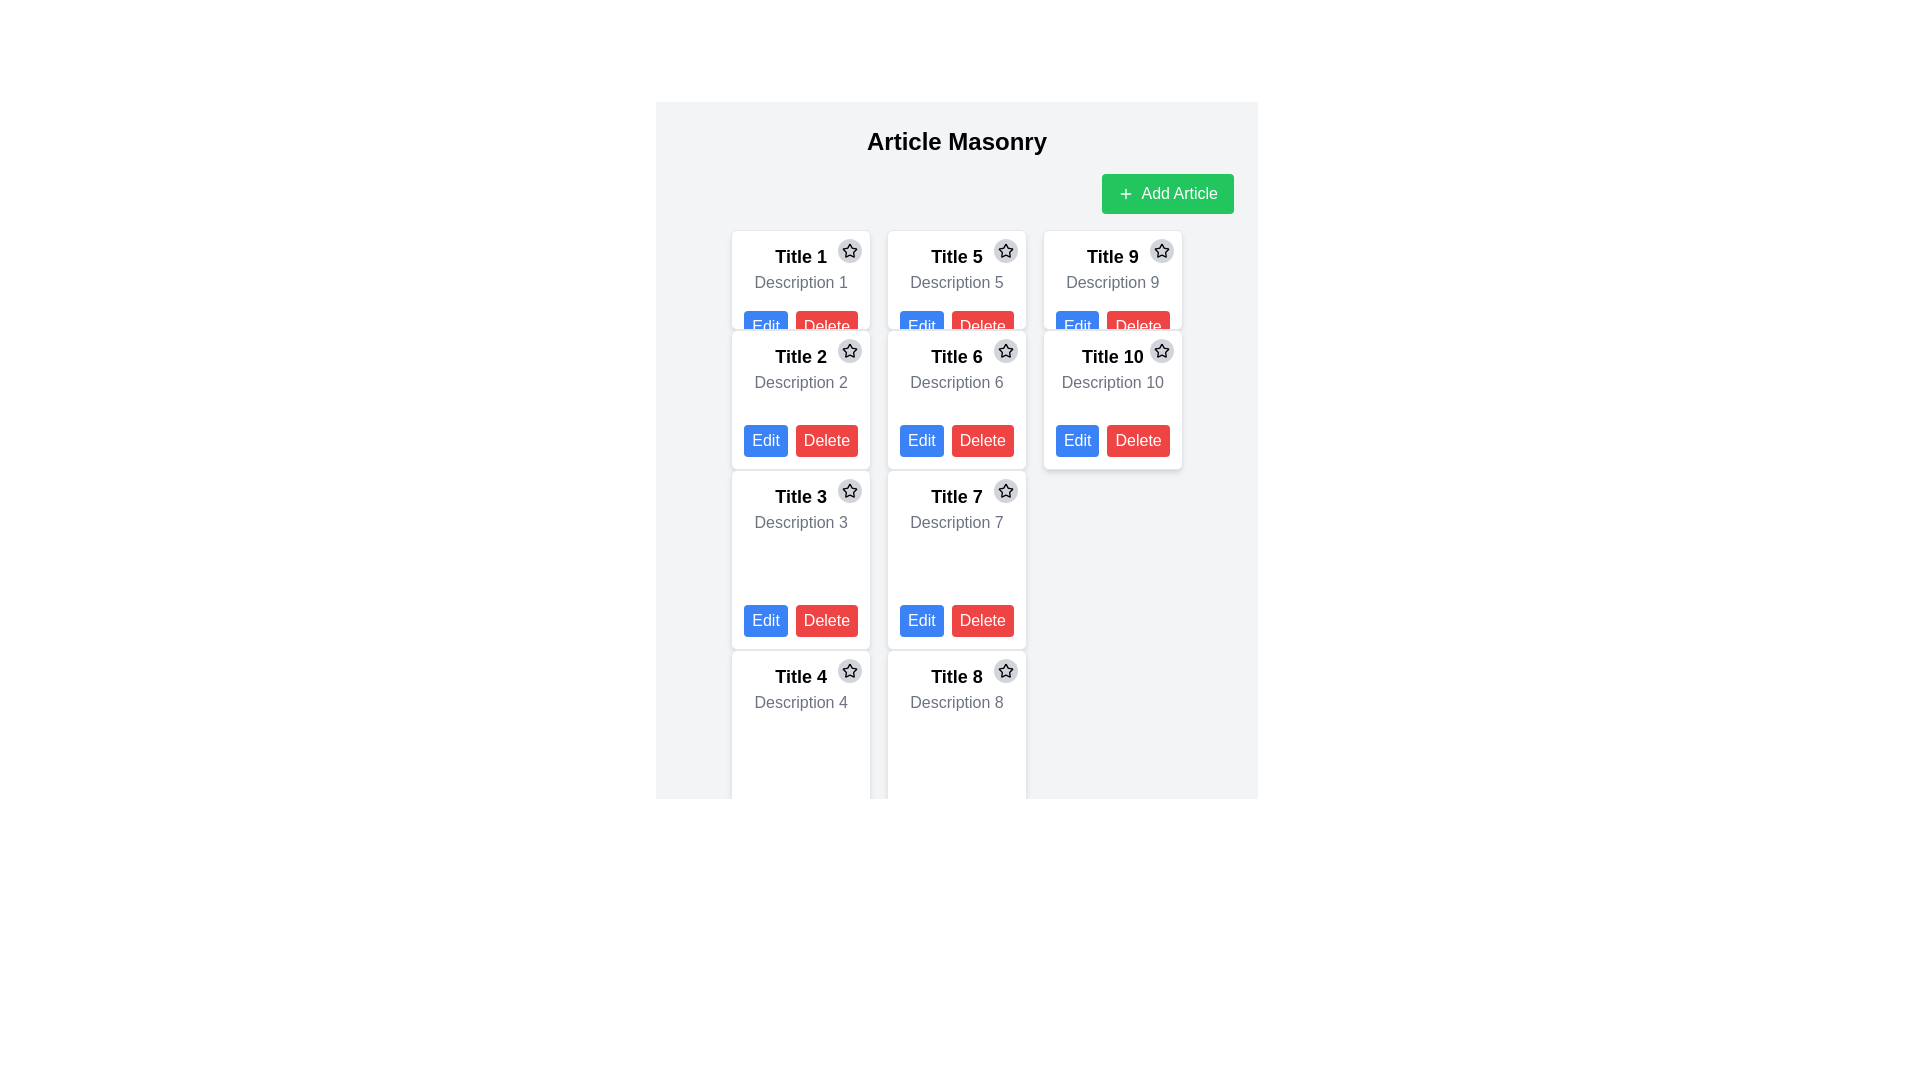 The width and height of the screenshot is (1920, 1080). I want to click on the icon button in the top-right corner of the card labeled 'Title 6', so click(1005, 350).